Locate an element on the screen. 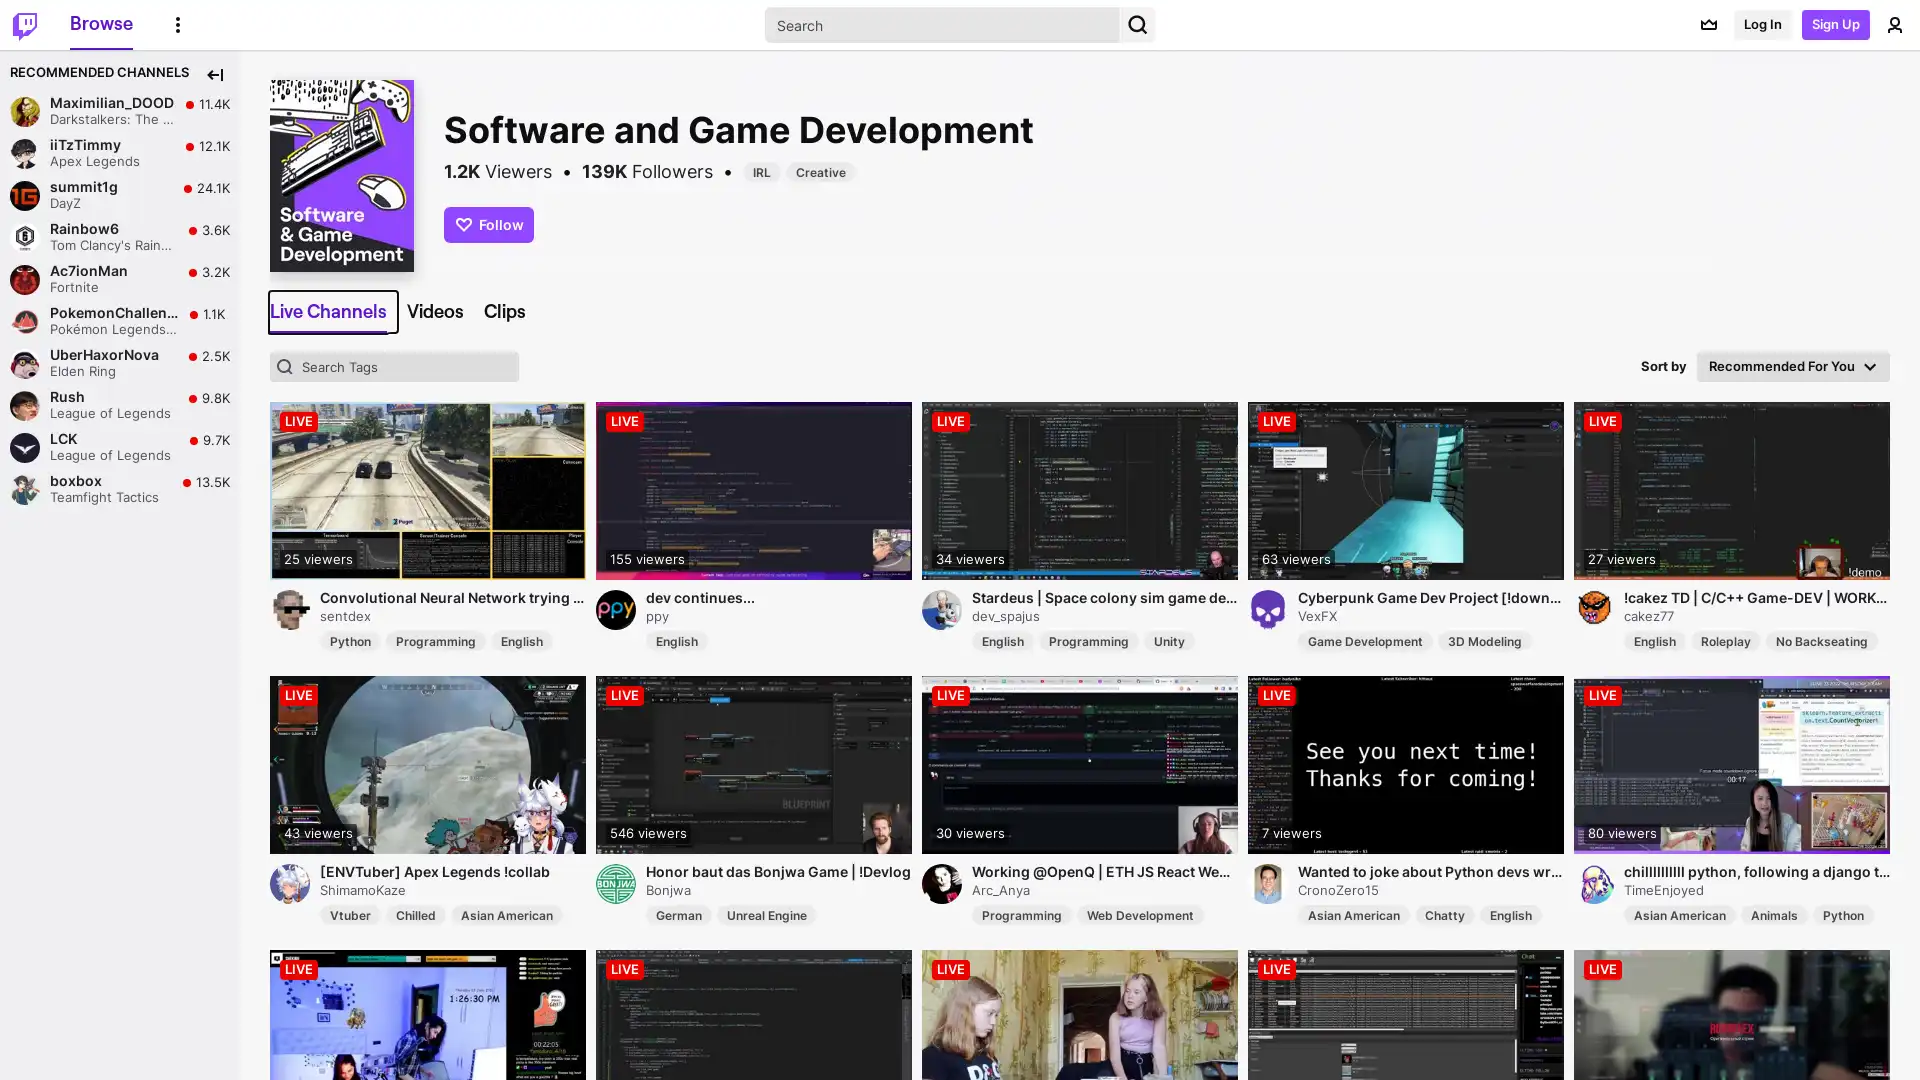  Prime offers is located at coordinates (1707, 24).